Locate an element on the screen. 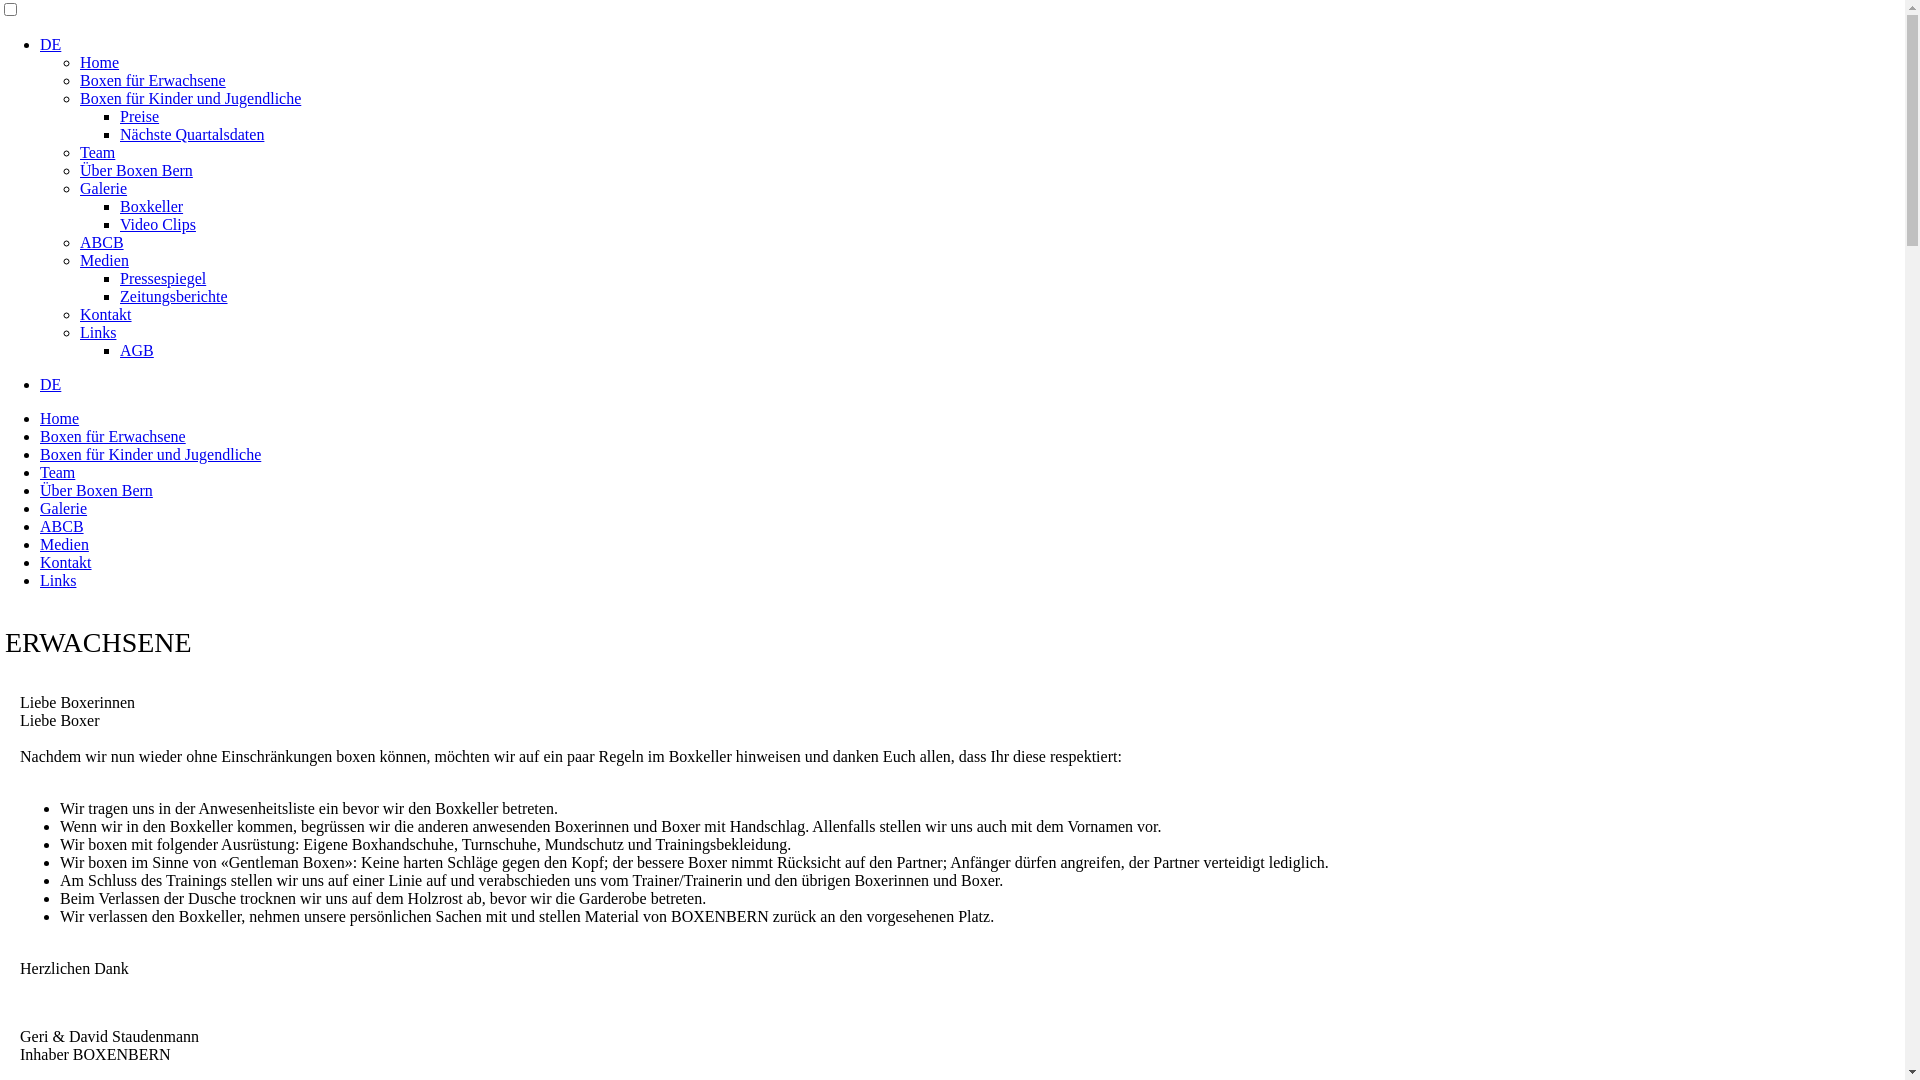 The height and width of the screenshot is (1080, 1920). 'Kontakt' is located at coordinates (104, 314).